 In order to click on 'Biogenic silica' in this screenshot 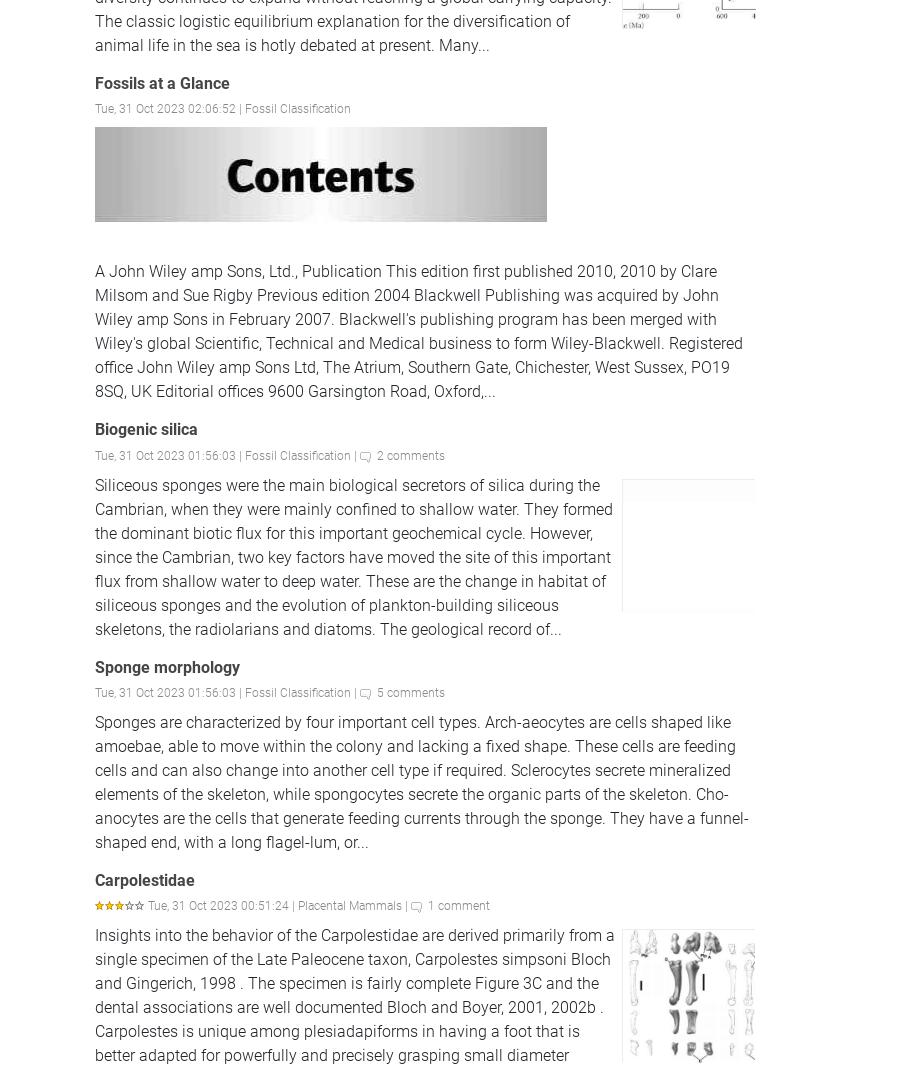, I will do `click(145, 428)`.